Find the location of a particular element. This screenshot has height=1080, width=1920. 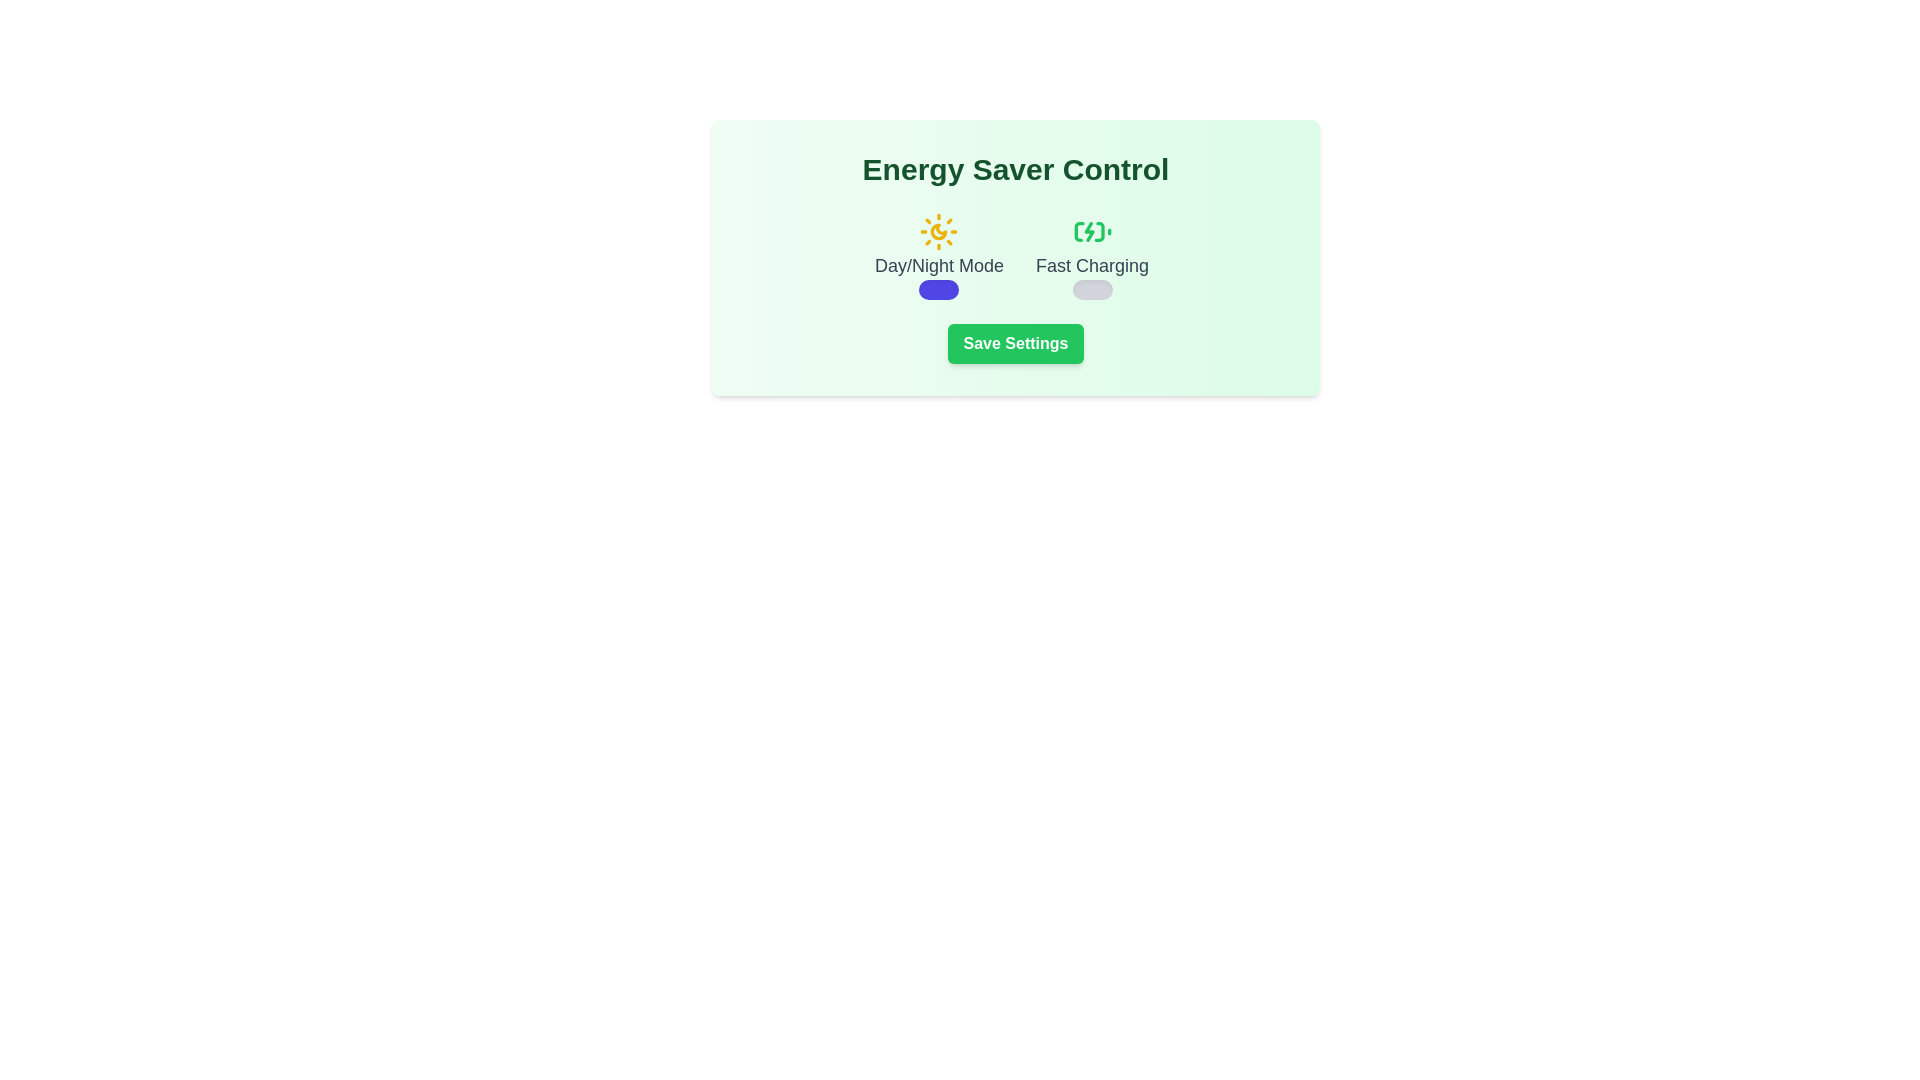

the 'Energy Saver Control' title to read it is located at coordinates (1016, 168).